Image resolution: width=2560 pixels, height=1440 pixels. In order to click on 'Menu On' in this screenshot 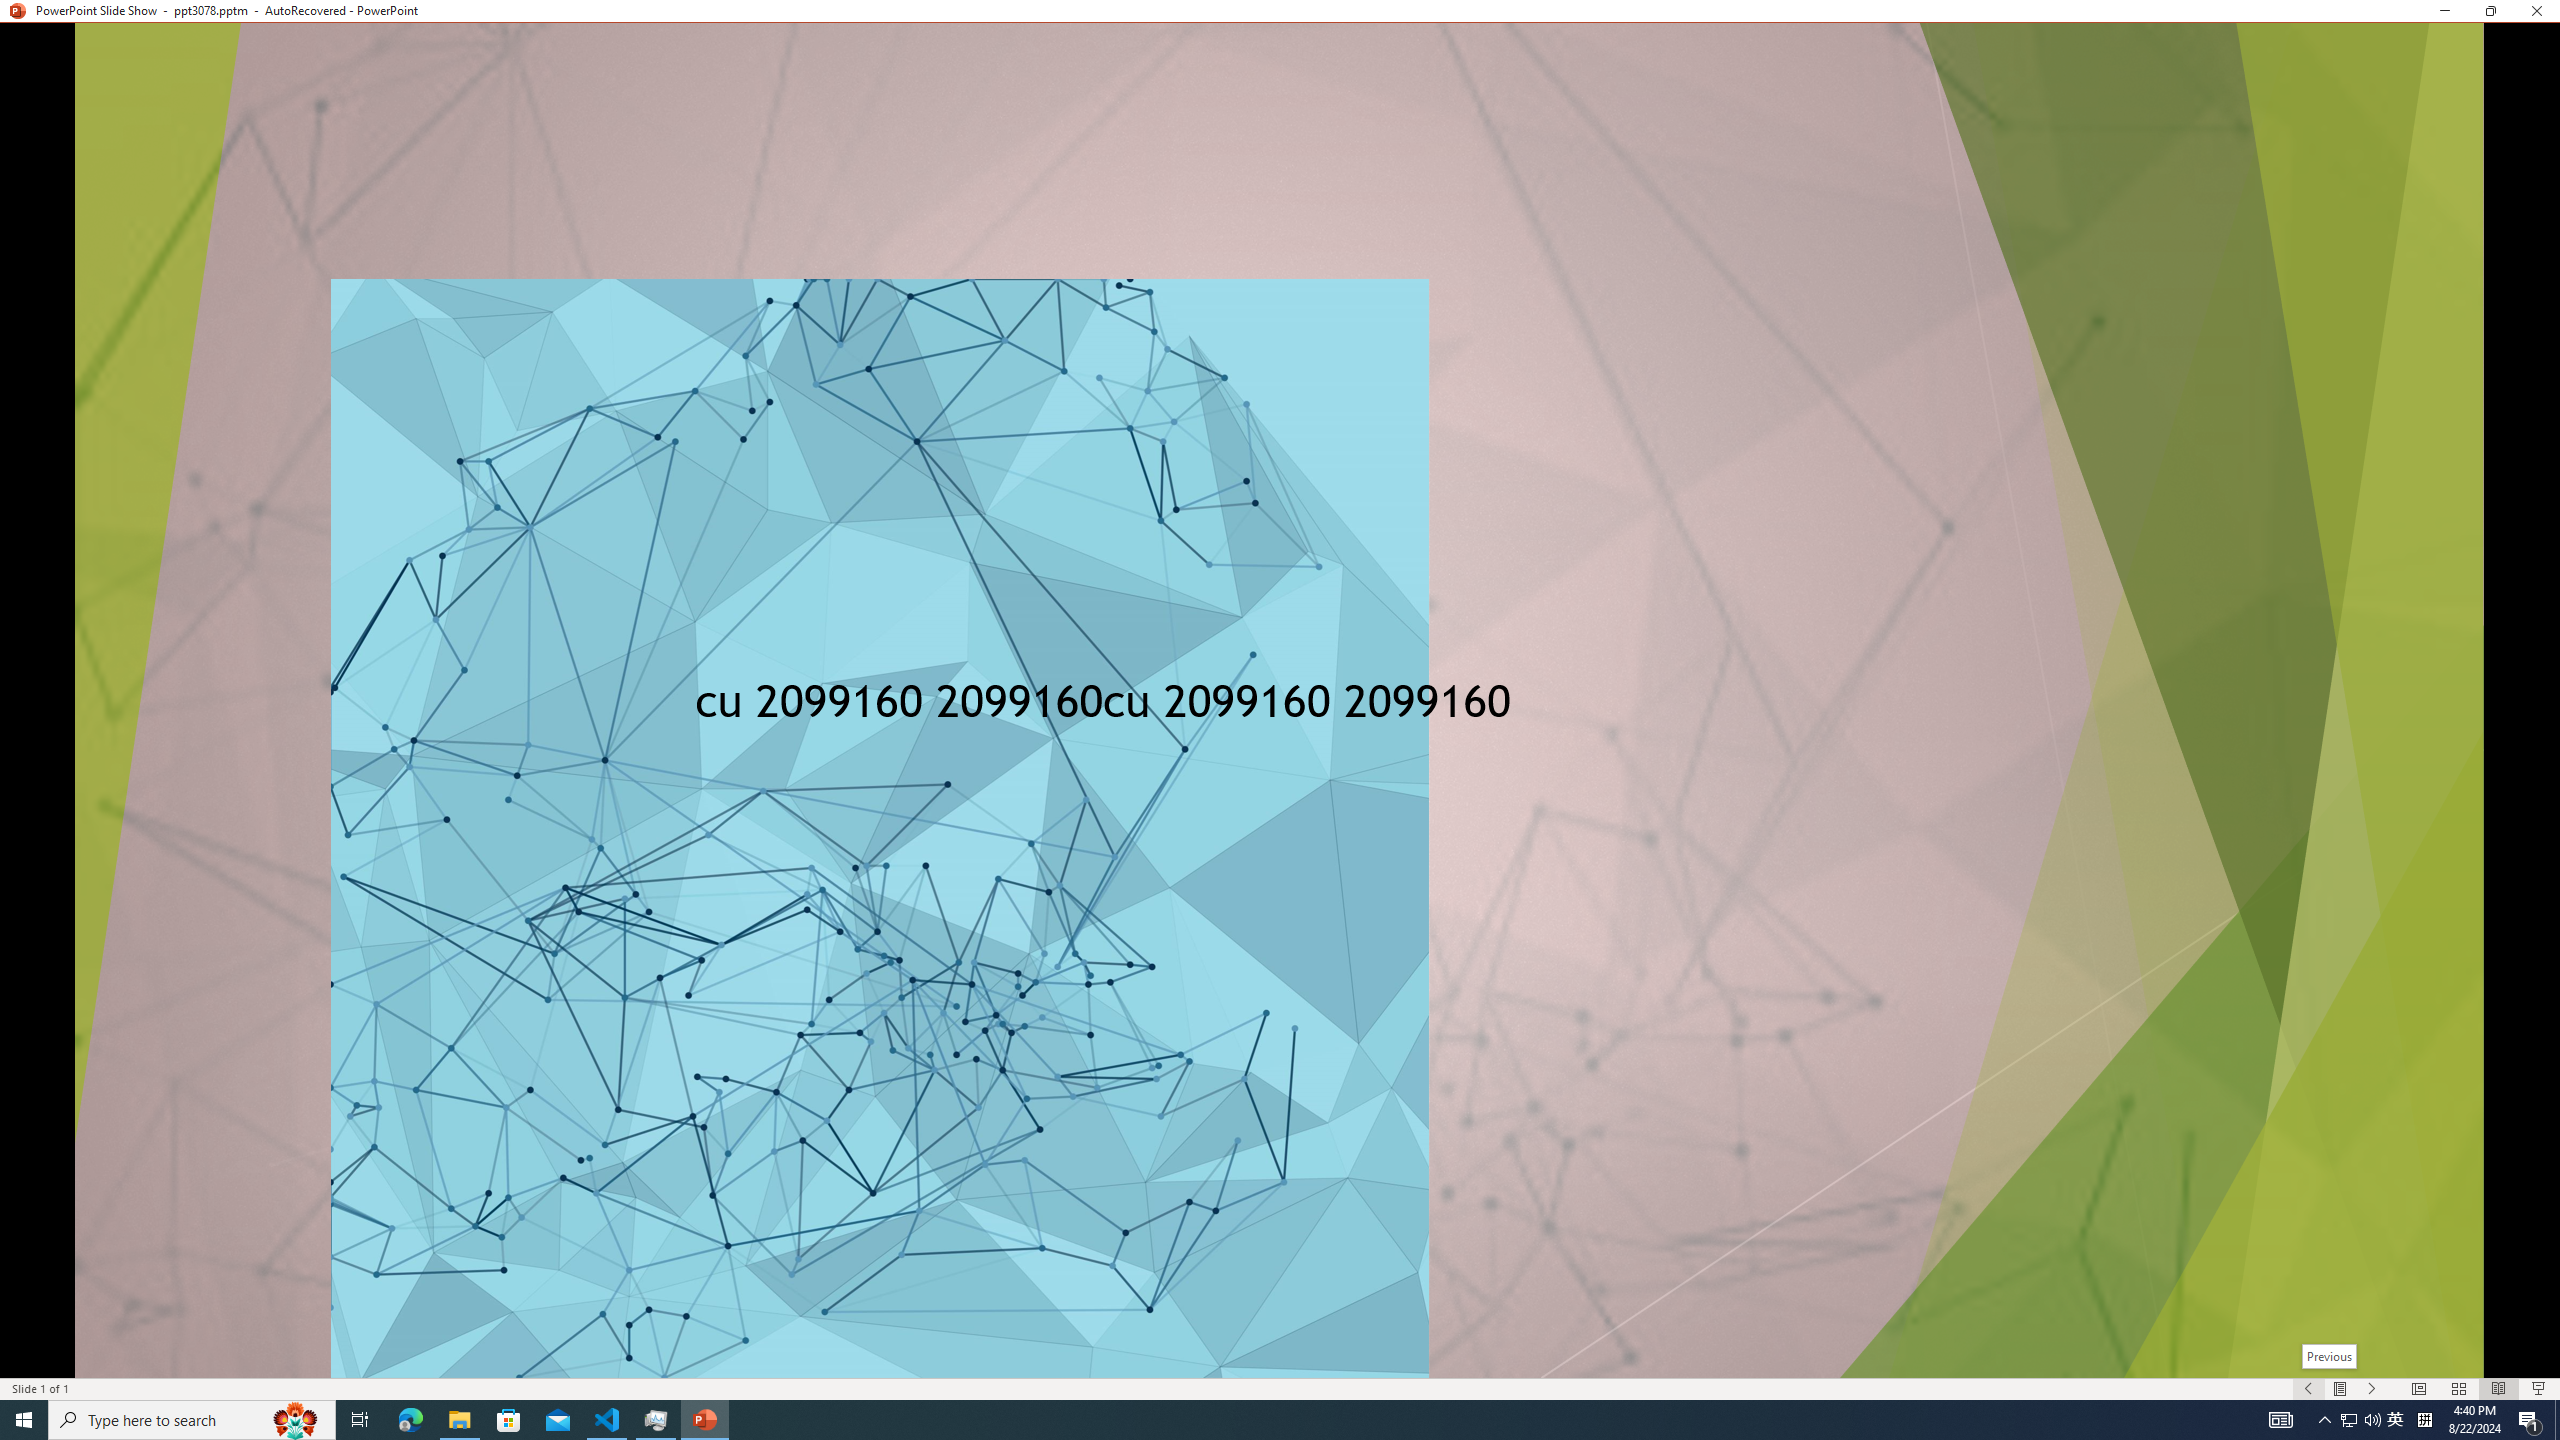, I will do `click(2340, 1389)`.